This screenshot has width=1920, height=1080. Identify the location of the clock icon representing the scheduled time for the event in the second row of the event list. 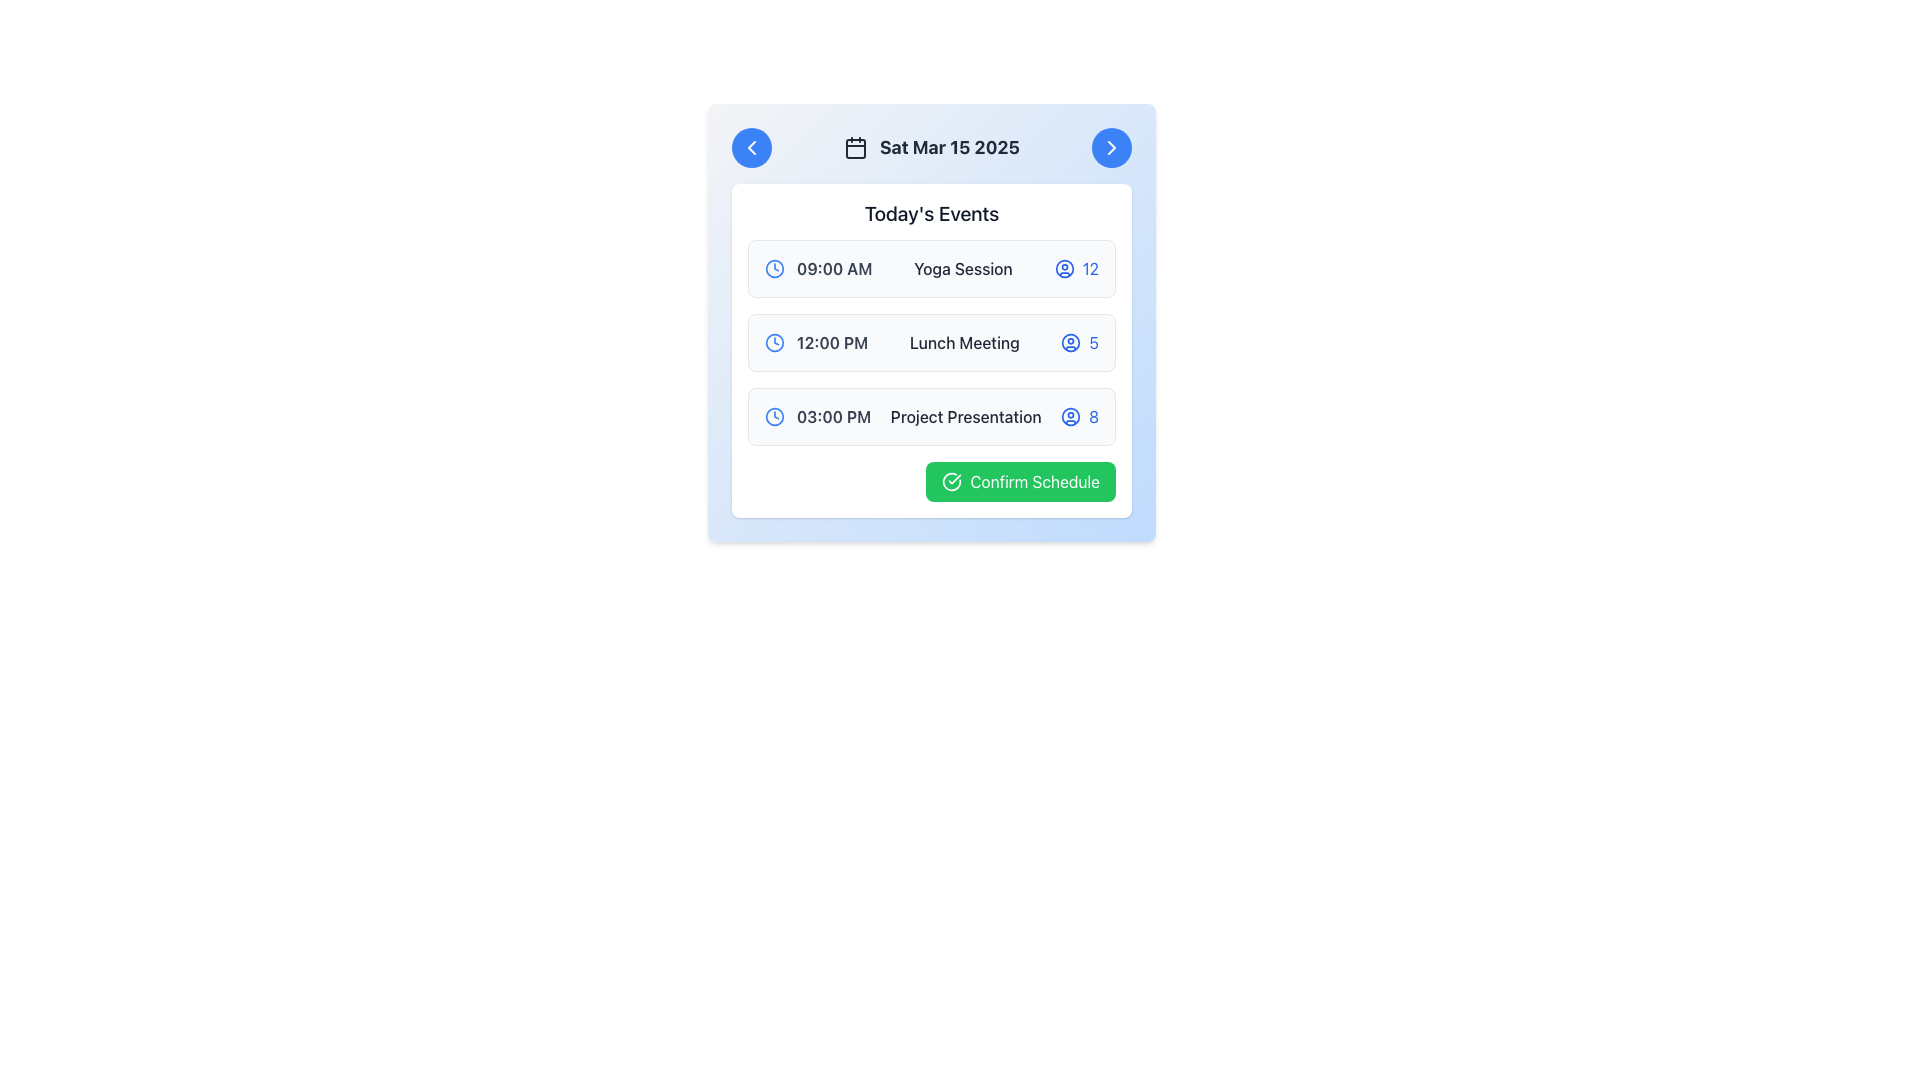
(773, 342).